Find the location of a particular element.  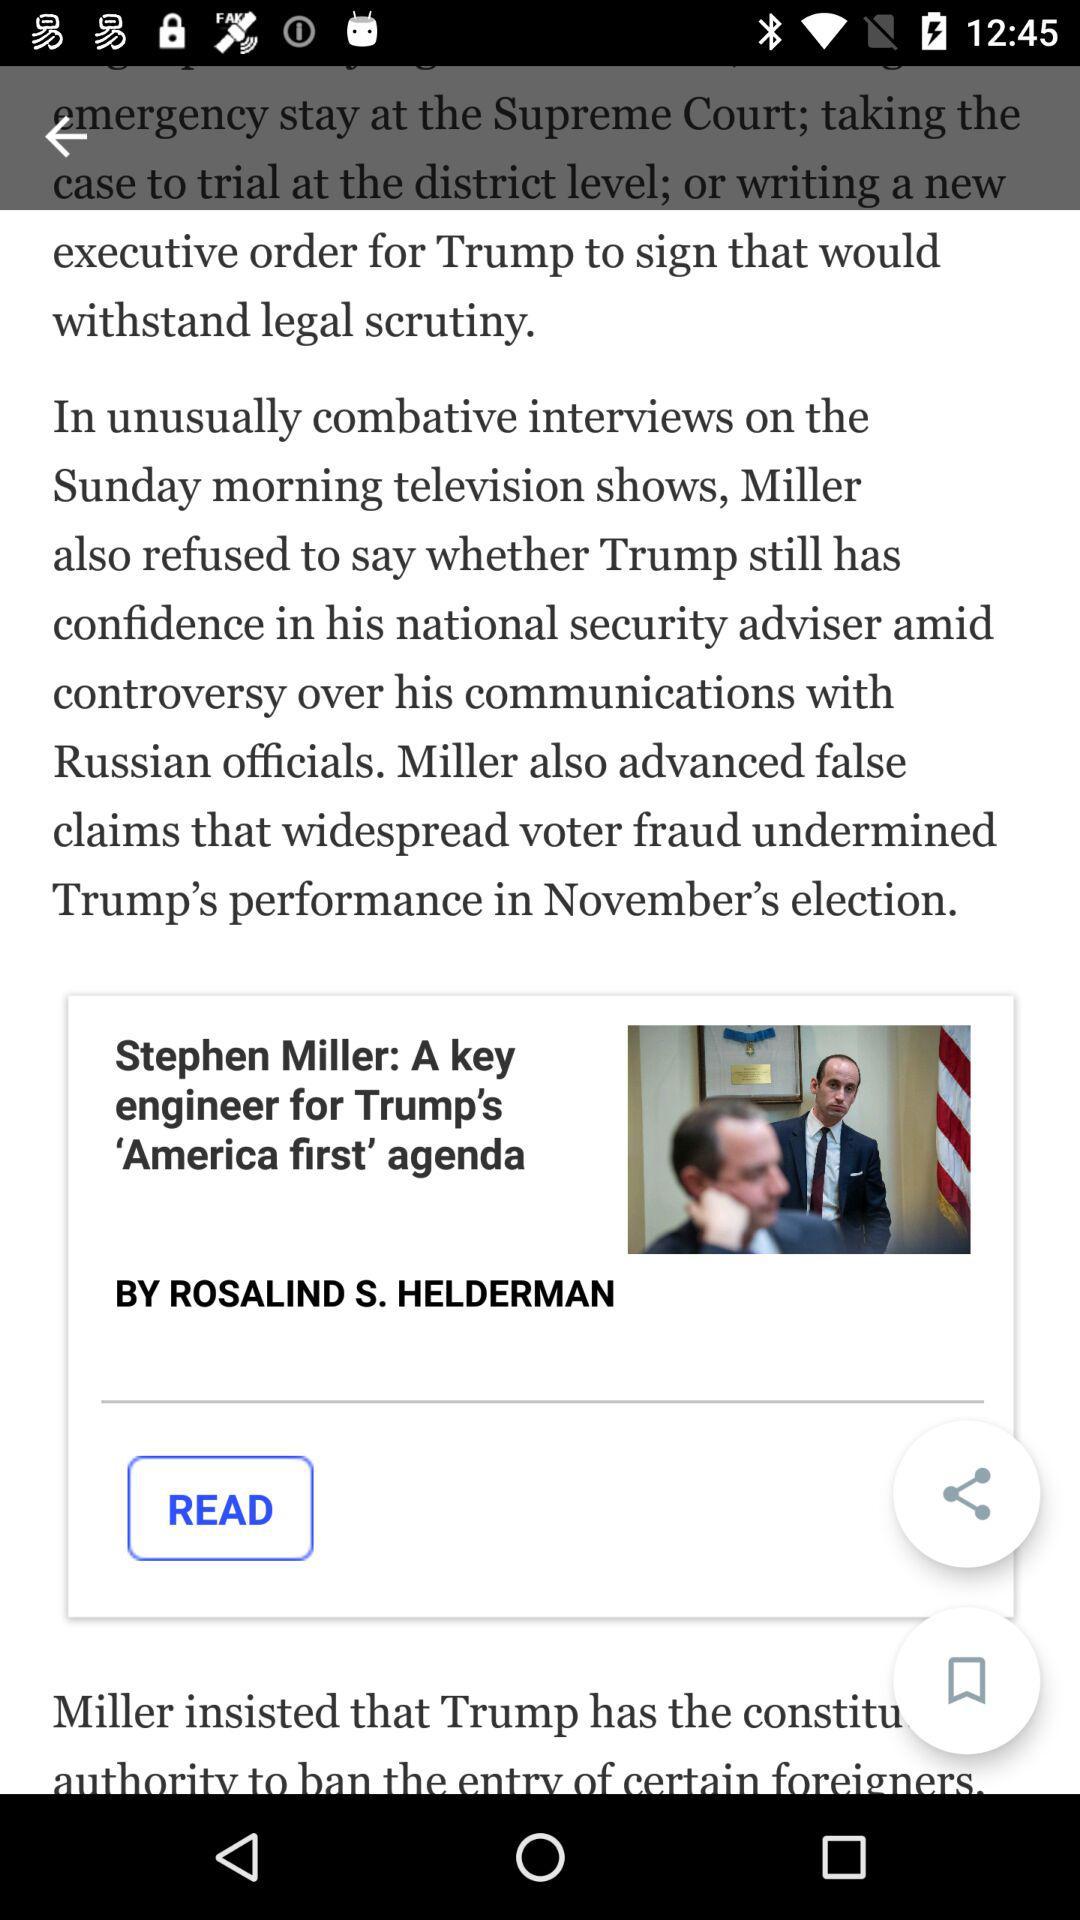

the arrow_backward icon is located at coordinates (64, 135).